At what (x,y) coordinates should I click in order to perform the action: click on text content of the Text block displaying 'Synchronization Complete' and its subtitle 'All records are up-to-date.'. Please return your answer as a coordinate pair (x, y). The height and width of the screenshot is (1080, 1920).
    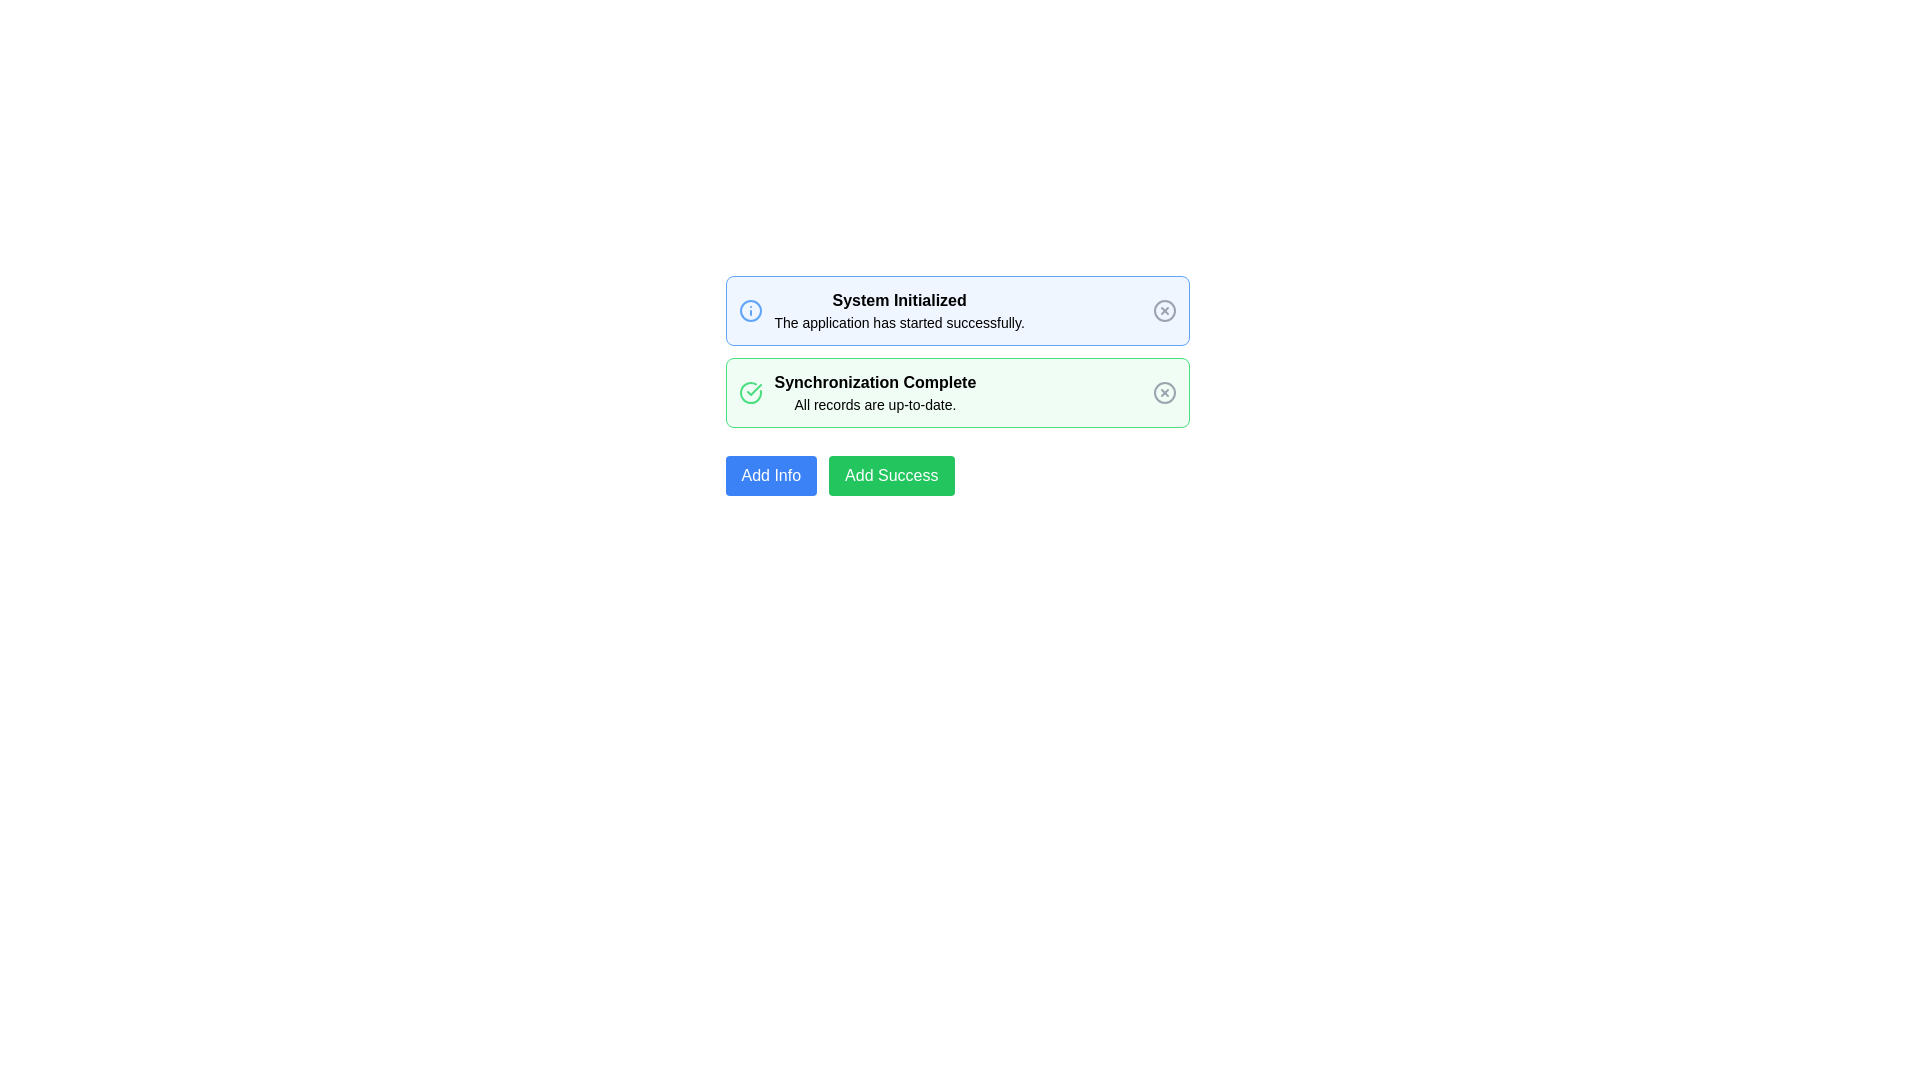
    Looking at the image, I should click on (875, 393).